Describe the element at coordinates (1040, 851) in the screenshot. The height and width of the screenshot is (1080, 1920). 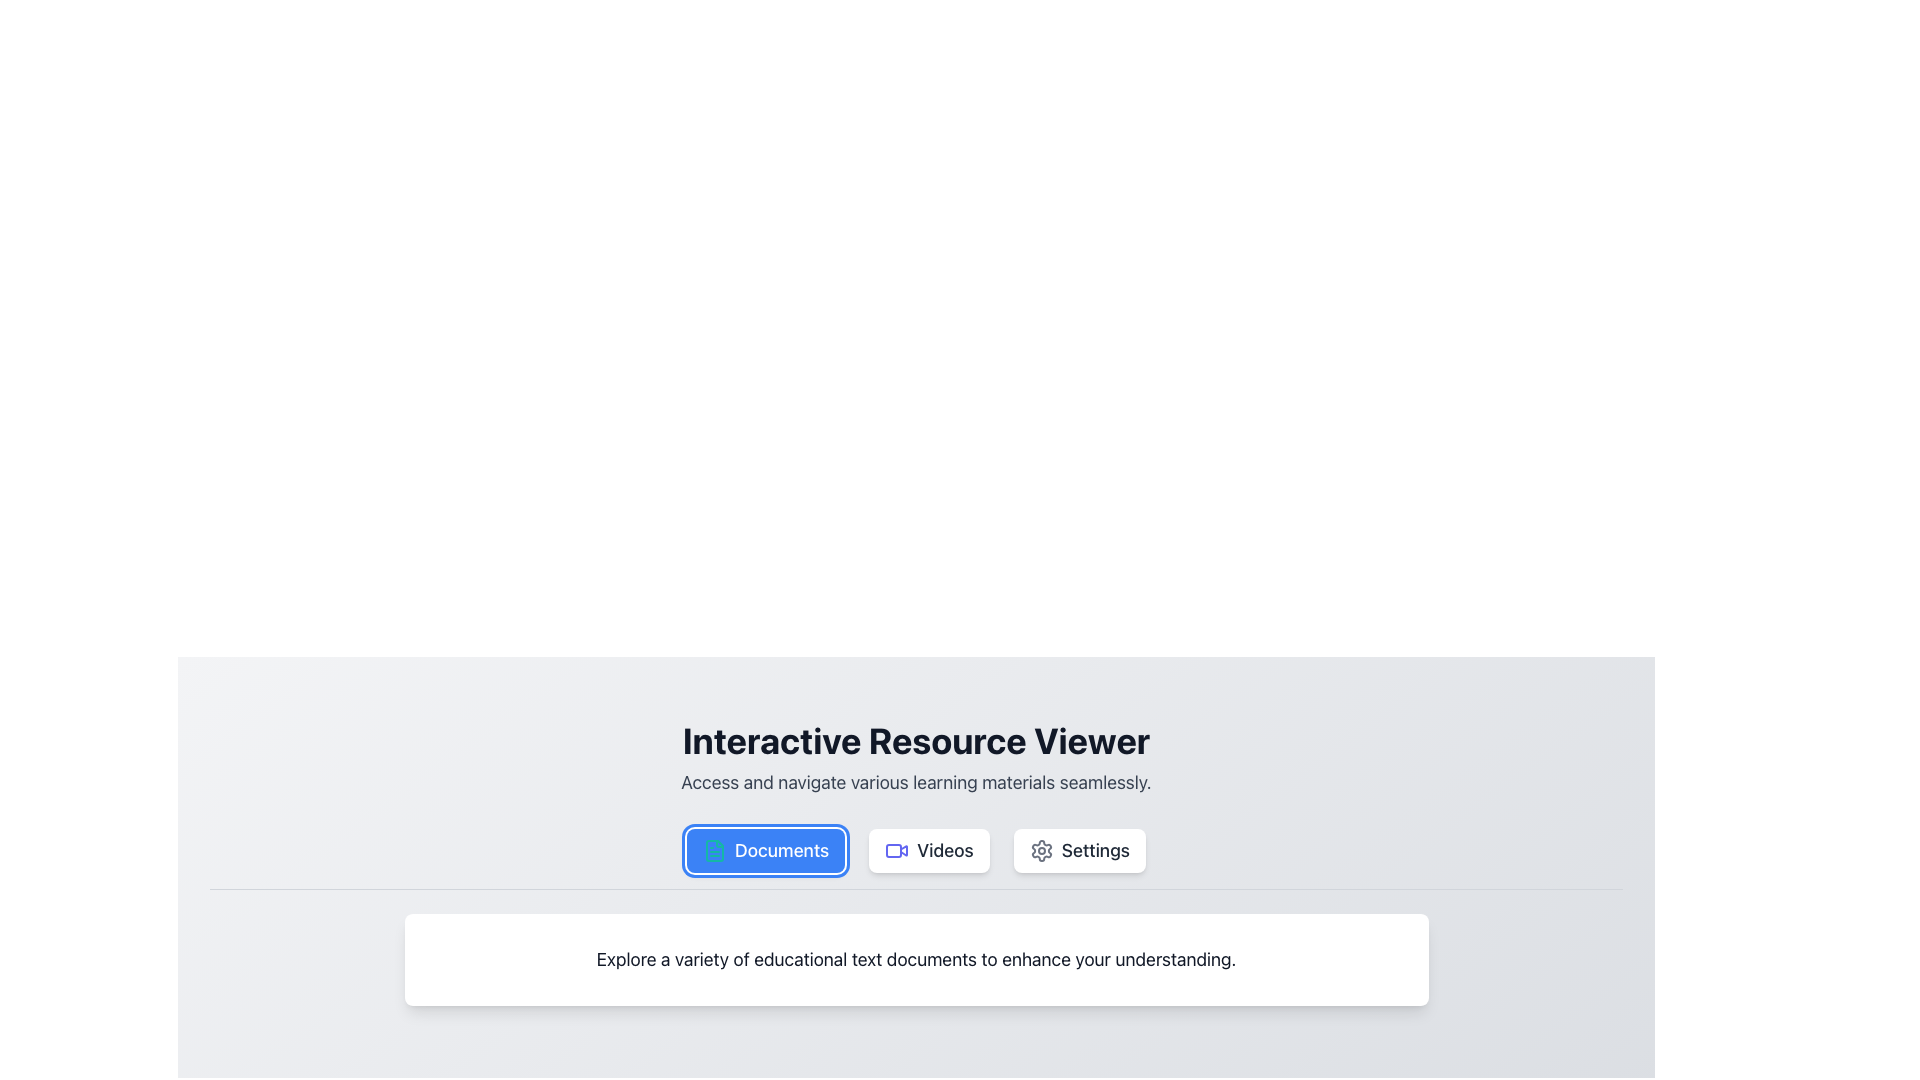
I see `the small gray cogwheel icon representing settings, which is located inside the 'Settings' button on the rightmost side of the menu bar` at that location.